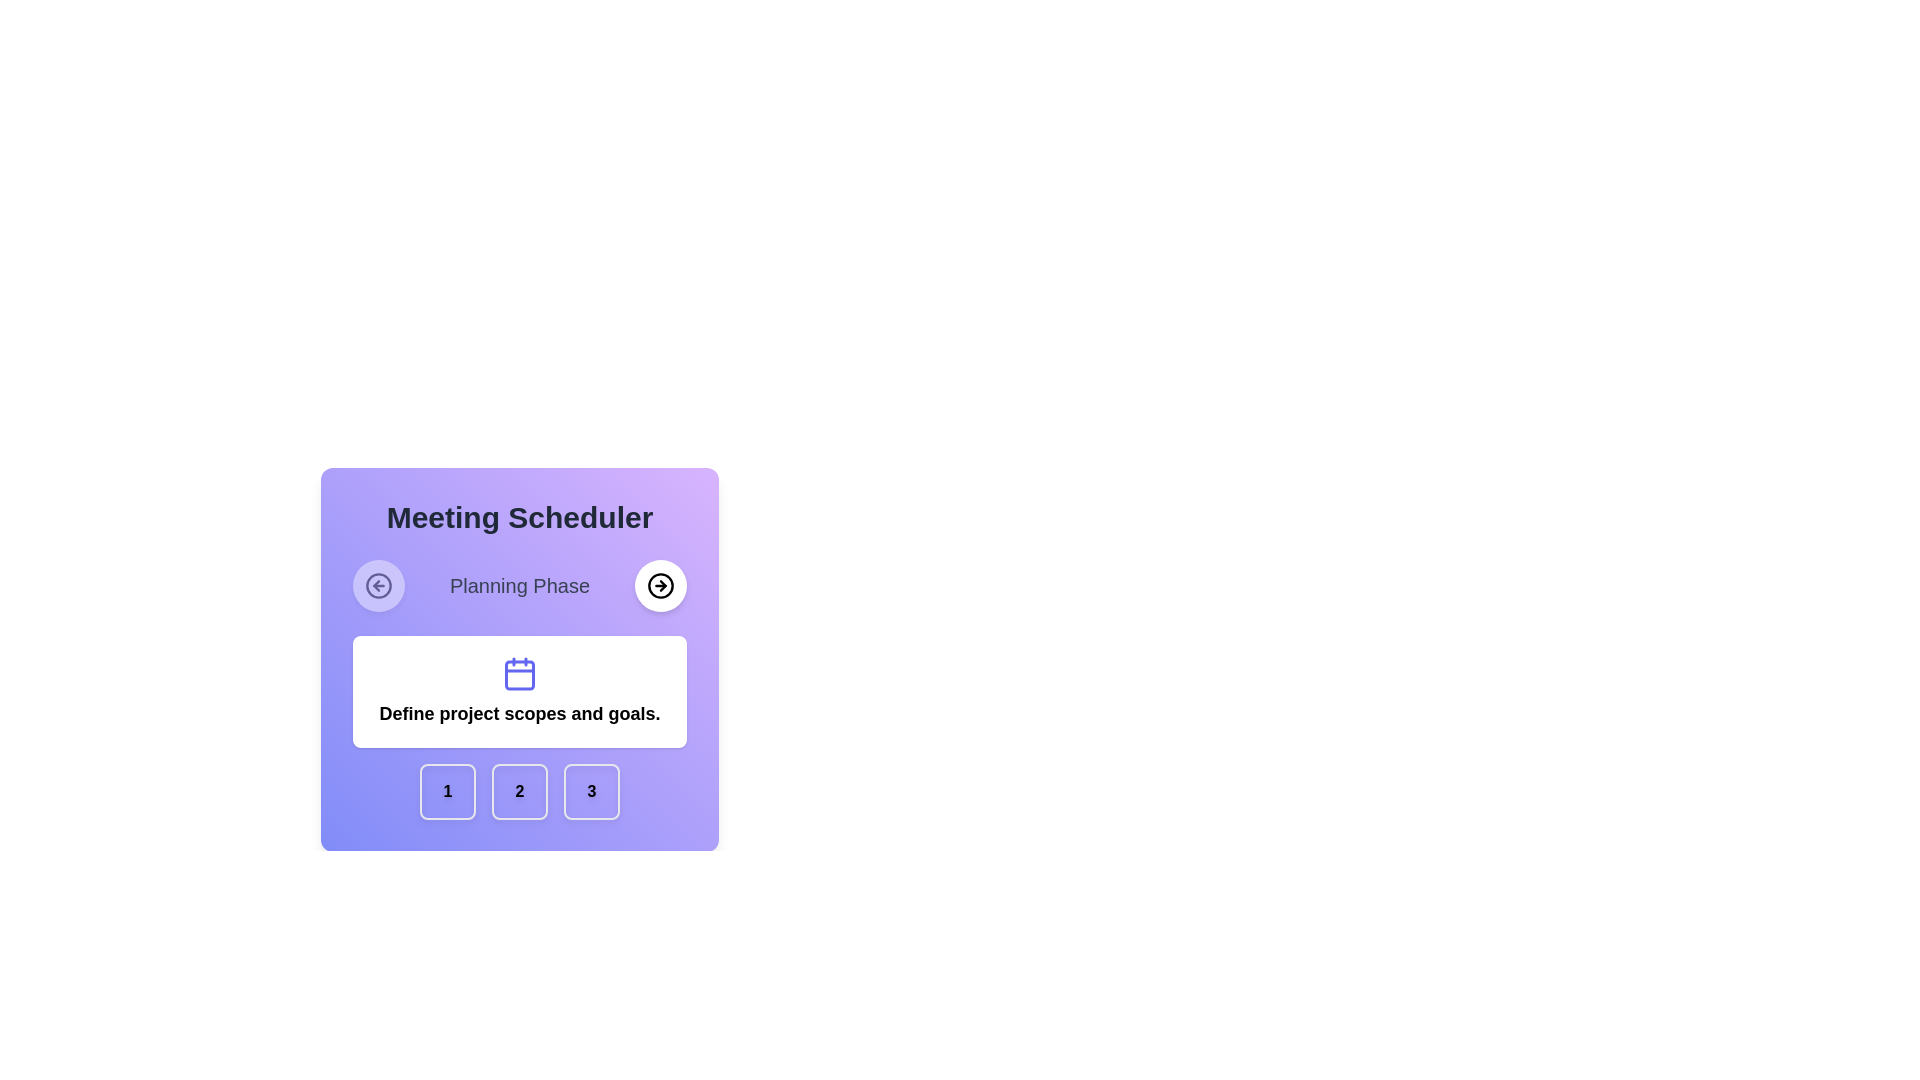 This screenshot has width=1920, height=1080. I want to click on the circular icon button with a right-pointing arrow located in the top-right corner of the 'Meeting Scheduler' card, so click(661, 585).